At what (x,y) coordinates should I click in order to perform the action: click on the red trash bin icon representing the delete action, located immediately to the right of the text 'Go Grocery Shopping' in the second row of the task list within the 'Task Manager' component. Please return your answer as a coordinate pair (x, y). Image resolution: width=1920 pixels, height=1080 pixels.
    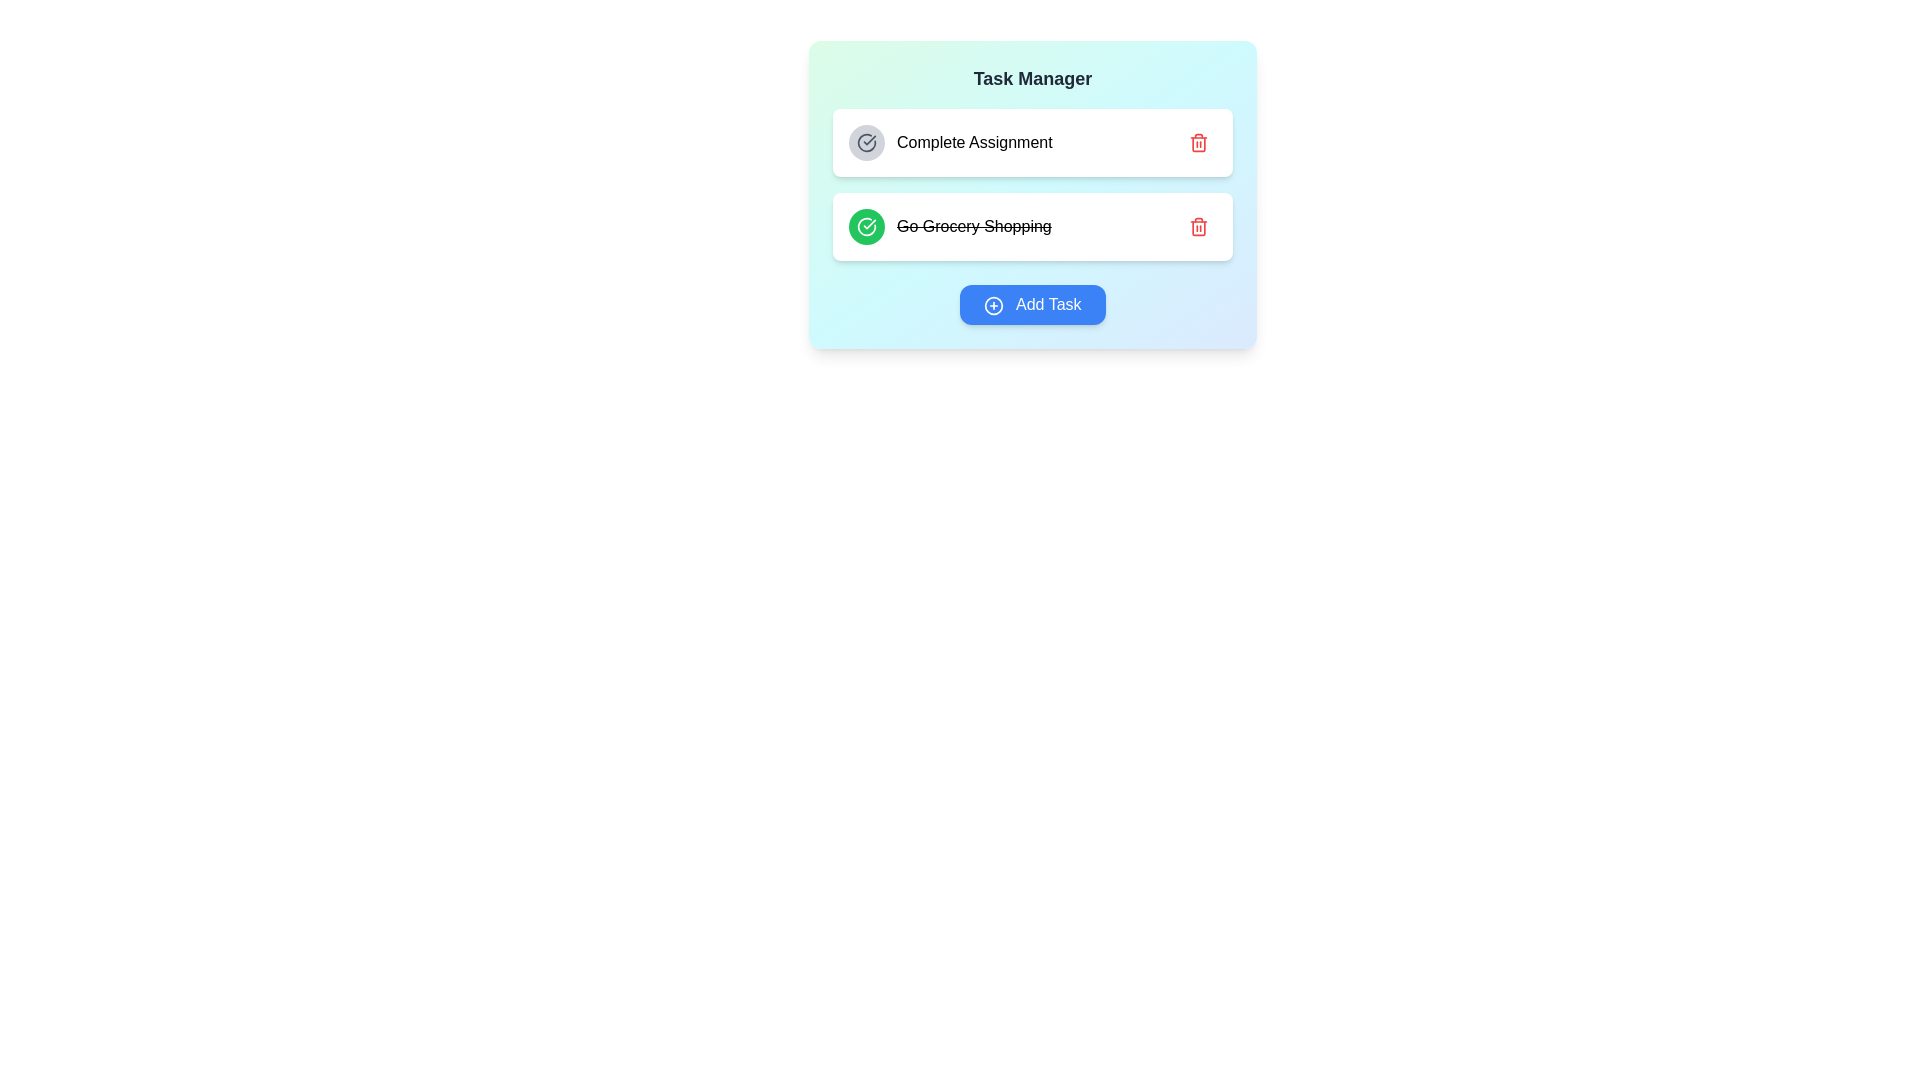
    Looking at the image, I should click on (1199, 141).